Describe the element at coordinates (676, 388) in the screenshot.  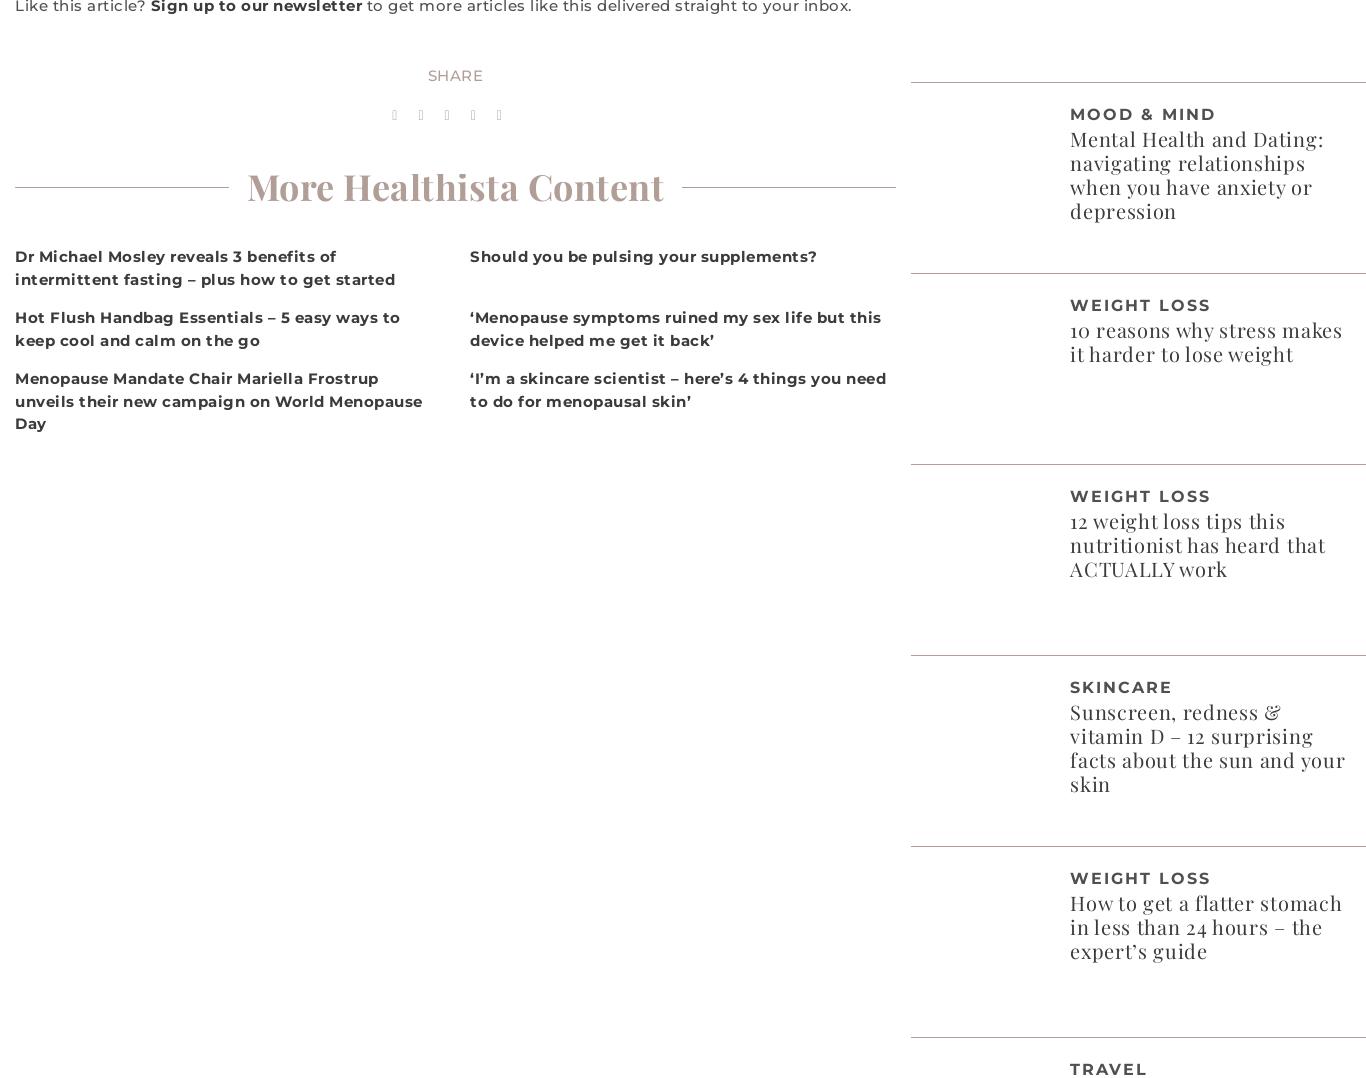
I see `'‘I’m a skincare scientist – here’s 4 things you need to do for menopausal skin’'` at that location.